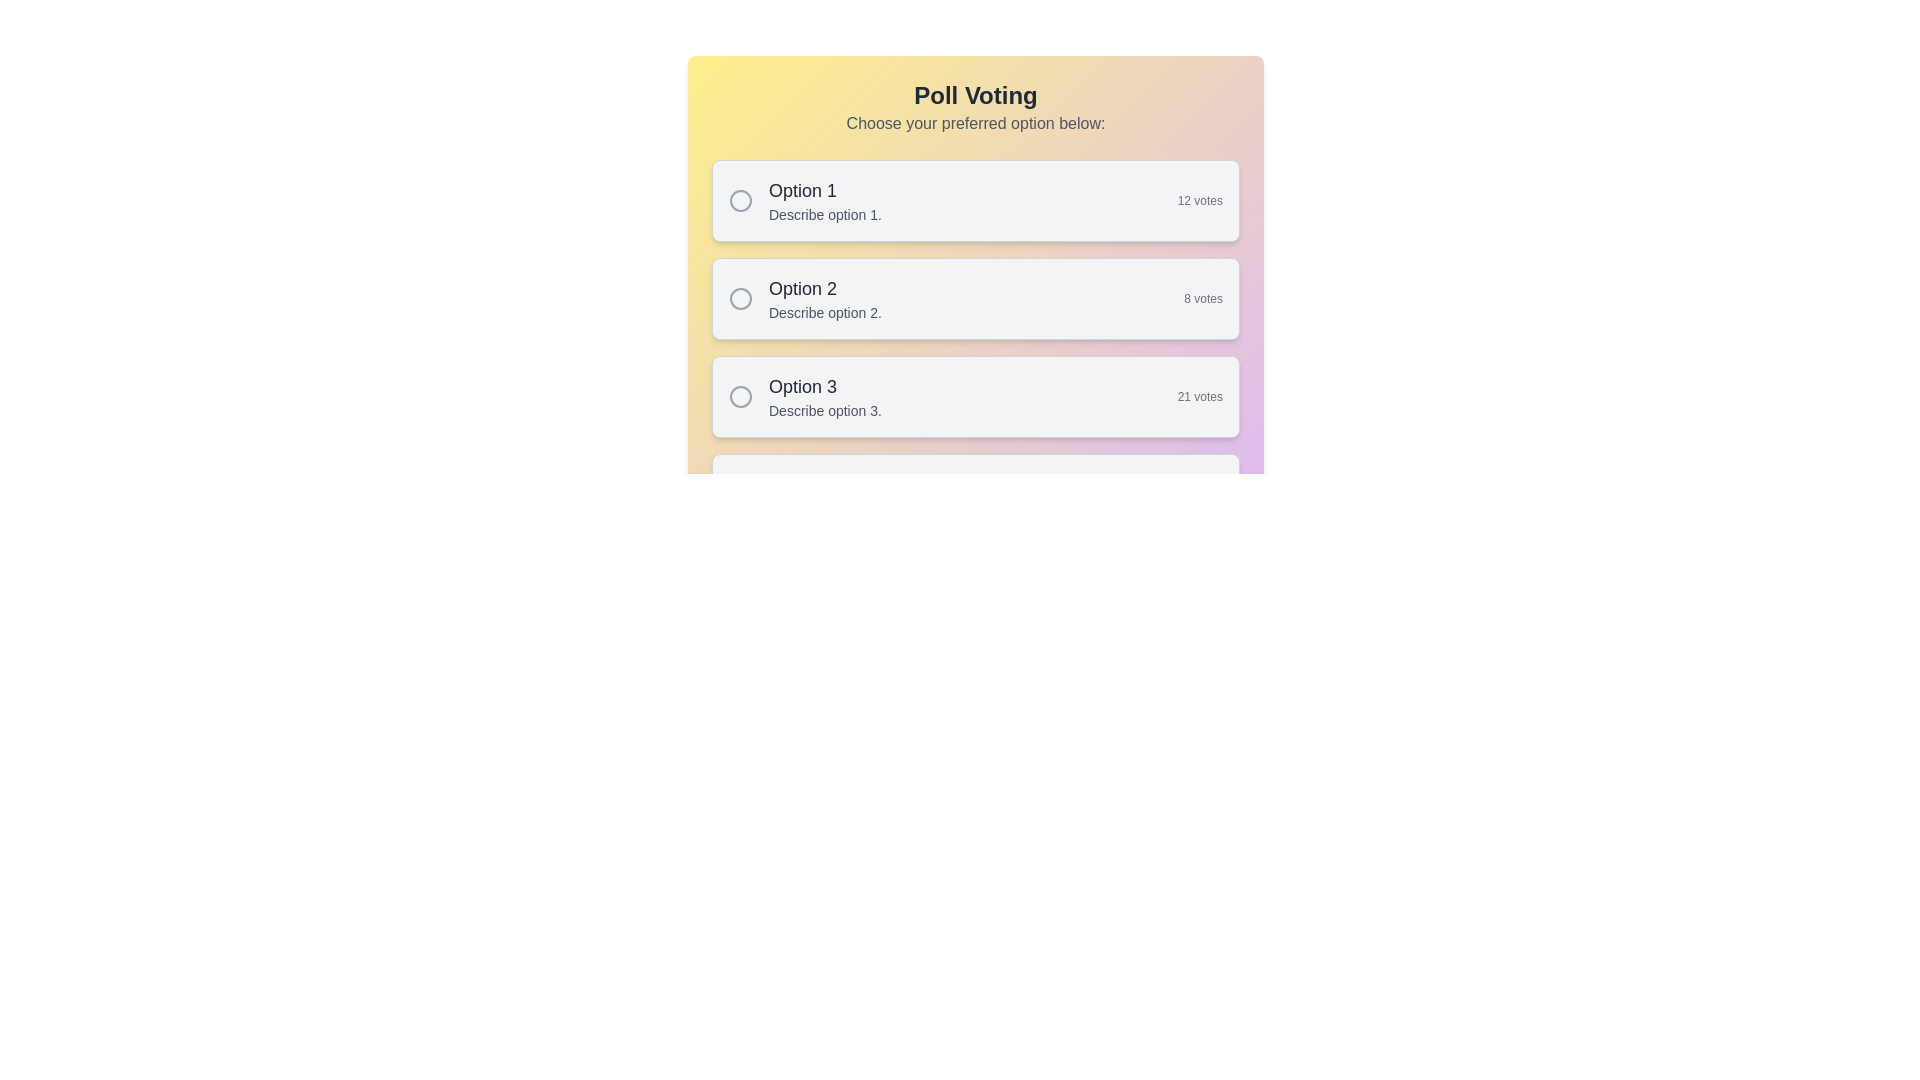 The height and width of the screenshot is (1080, 1920). What do you see at coordinates (975, 200) in the screenshot?
I see `the radio button` at bounding box center [975, 200].